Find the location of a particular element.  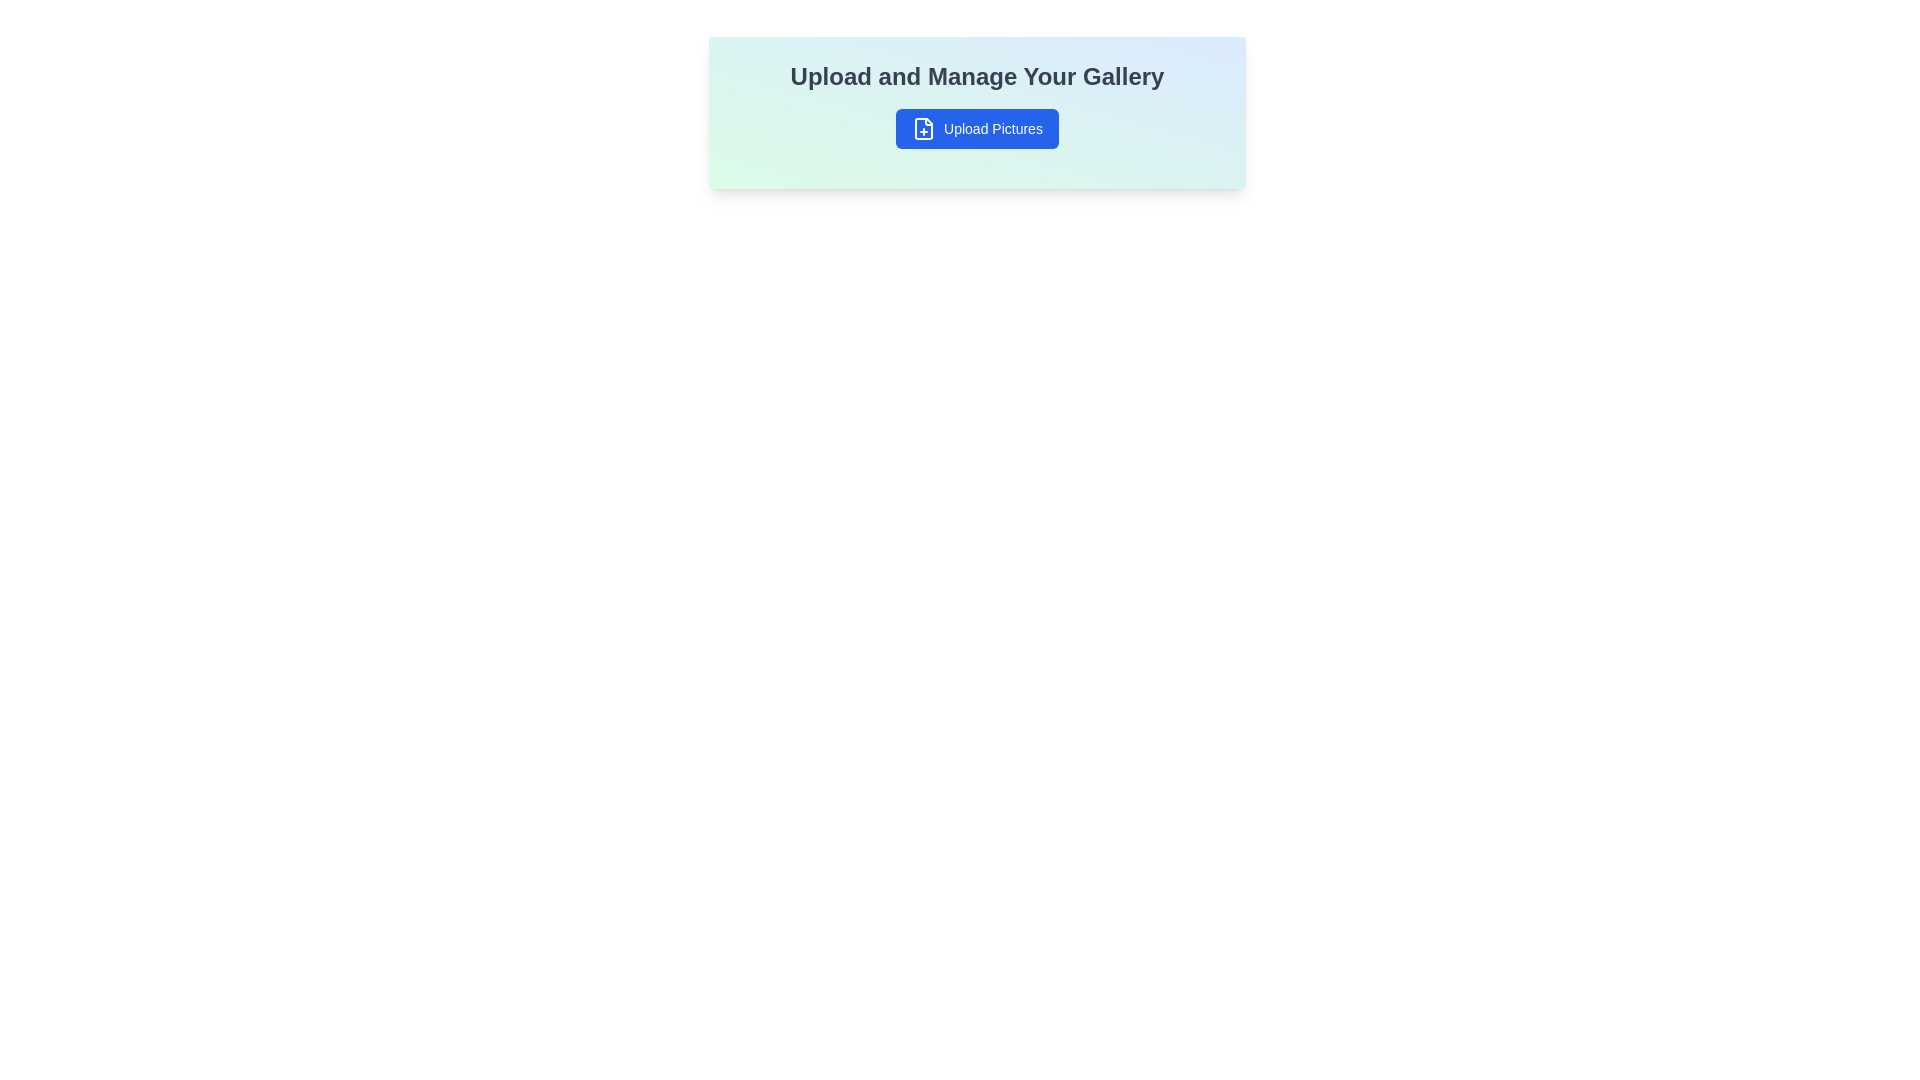

the 'Upload' button located below the heading 'Upload and Manage Your Gallery' is located at coordinates (977, 128).